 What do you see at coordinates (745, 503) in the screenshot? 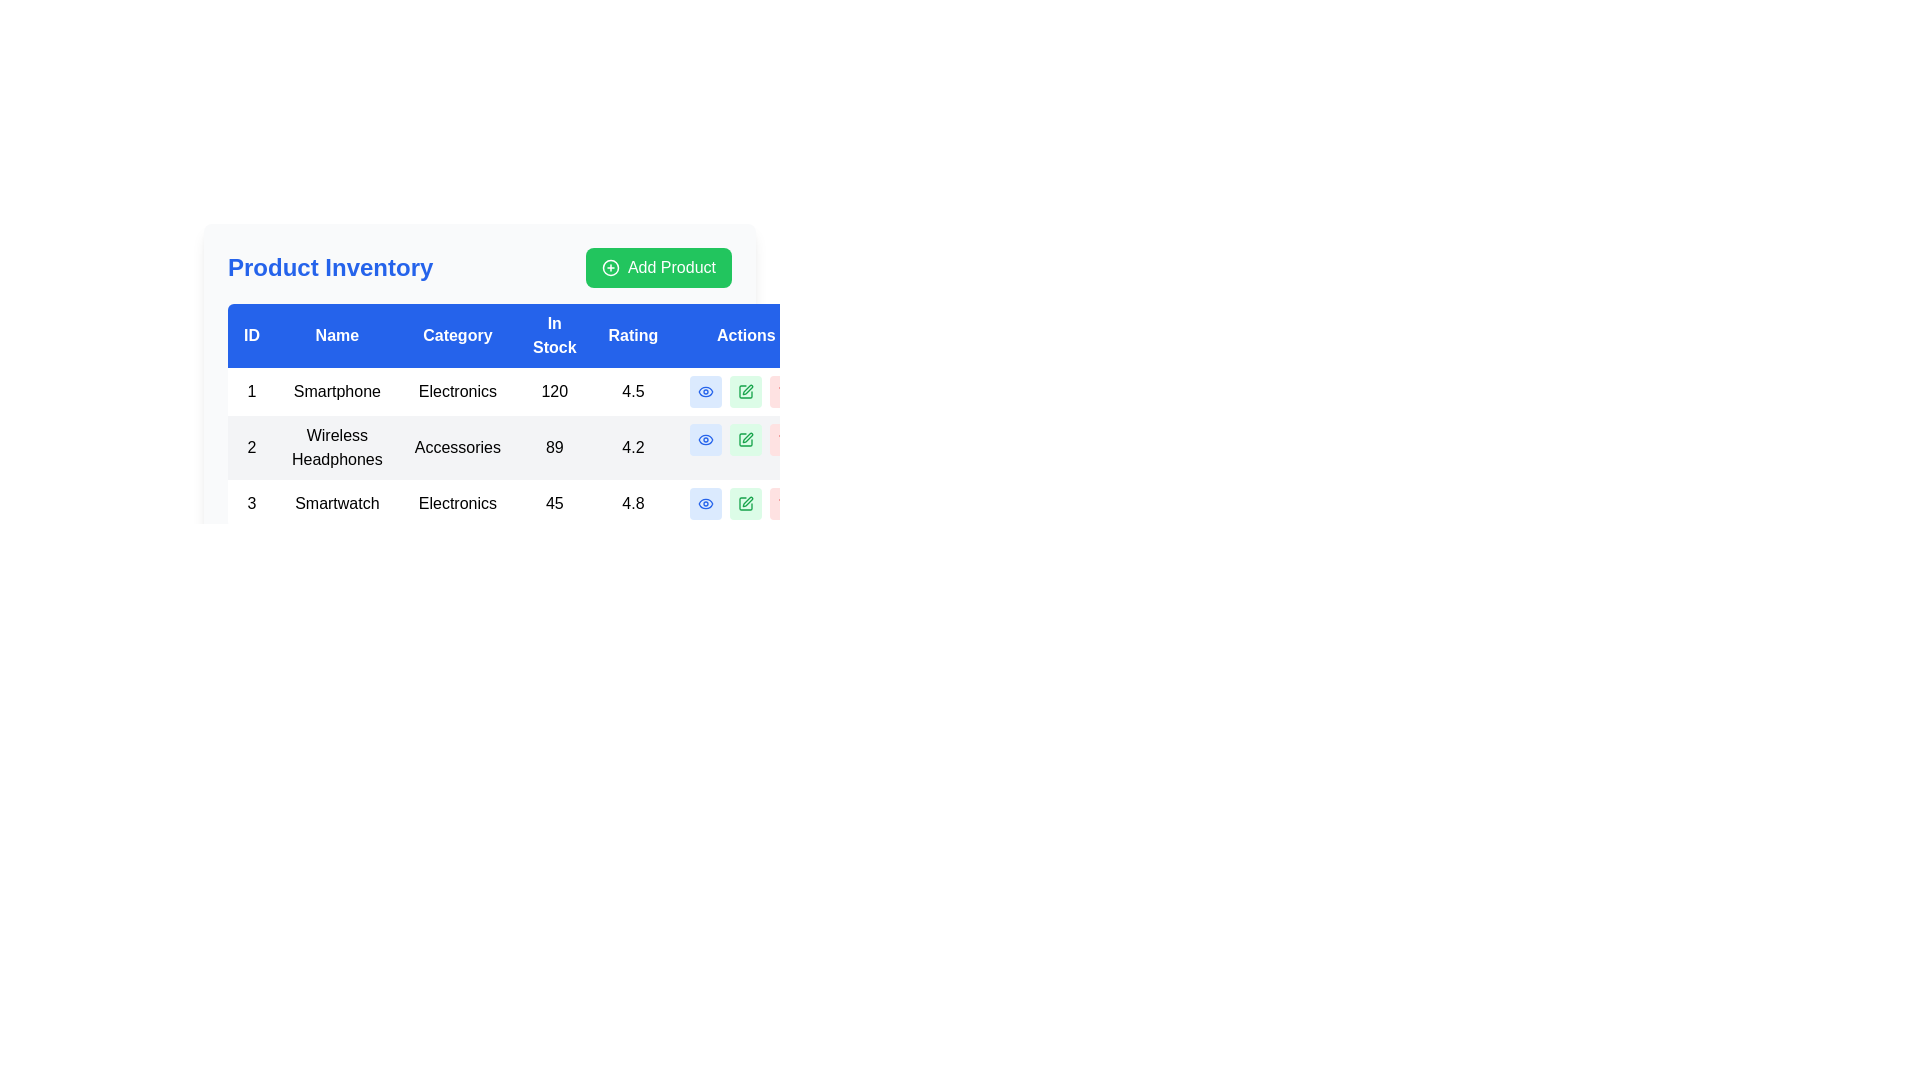
I see `the edit button located in the action column of the last row of the table, positioned between a blue button and a red button, to initiate the edit action` at bounding box center [745, 503].